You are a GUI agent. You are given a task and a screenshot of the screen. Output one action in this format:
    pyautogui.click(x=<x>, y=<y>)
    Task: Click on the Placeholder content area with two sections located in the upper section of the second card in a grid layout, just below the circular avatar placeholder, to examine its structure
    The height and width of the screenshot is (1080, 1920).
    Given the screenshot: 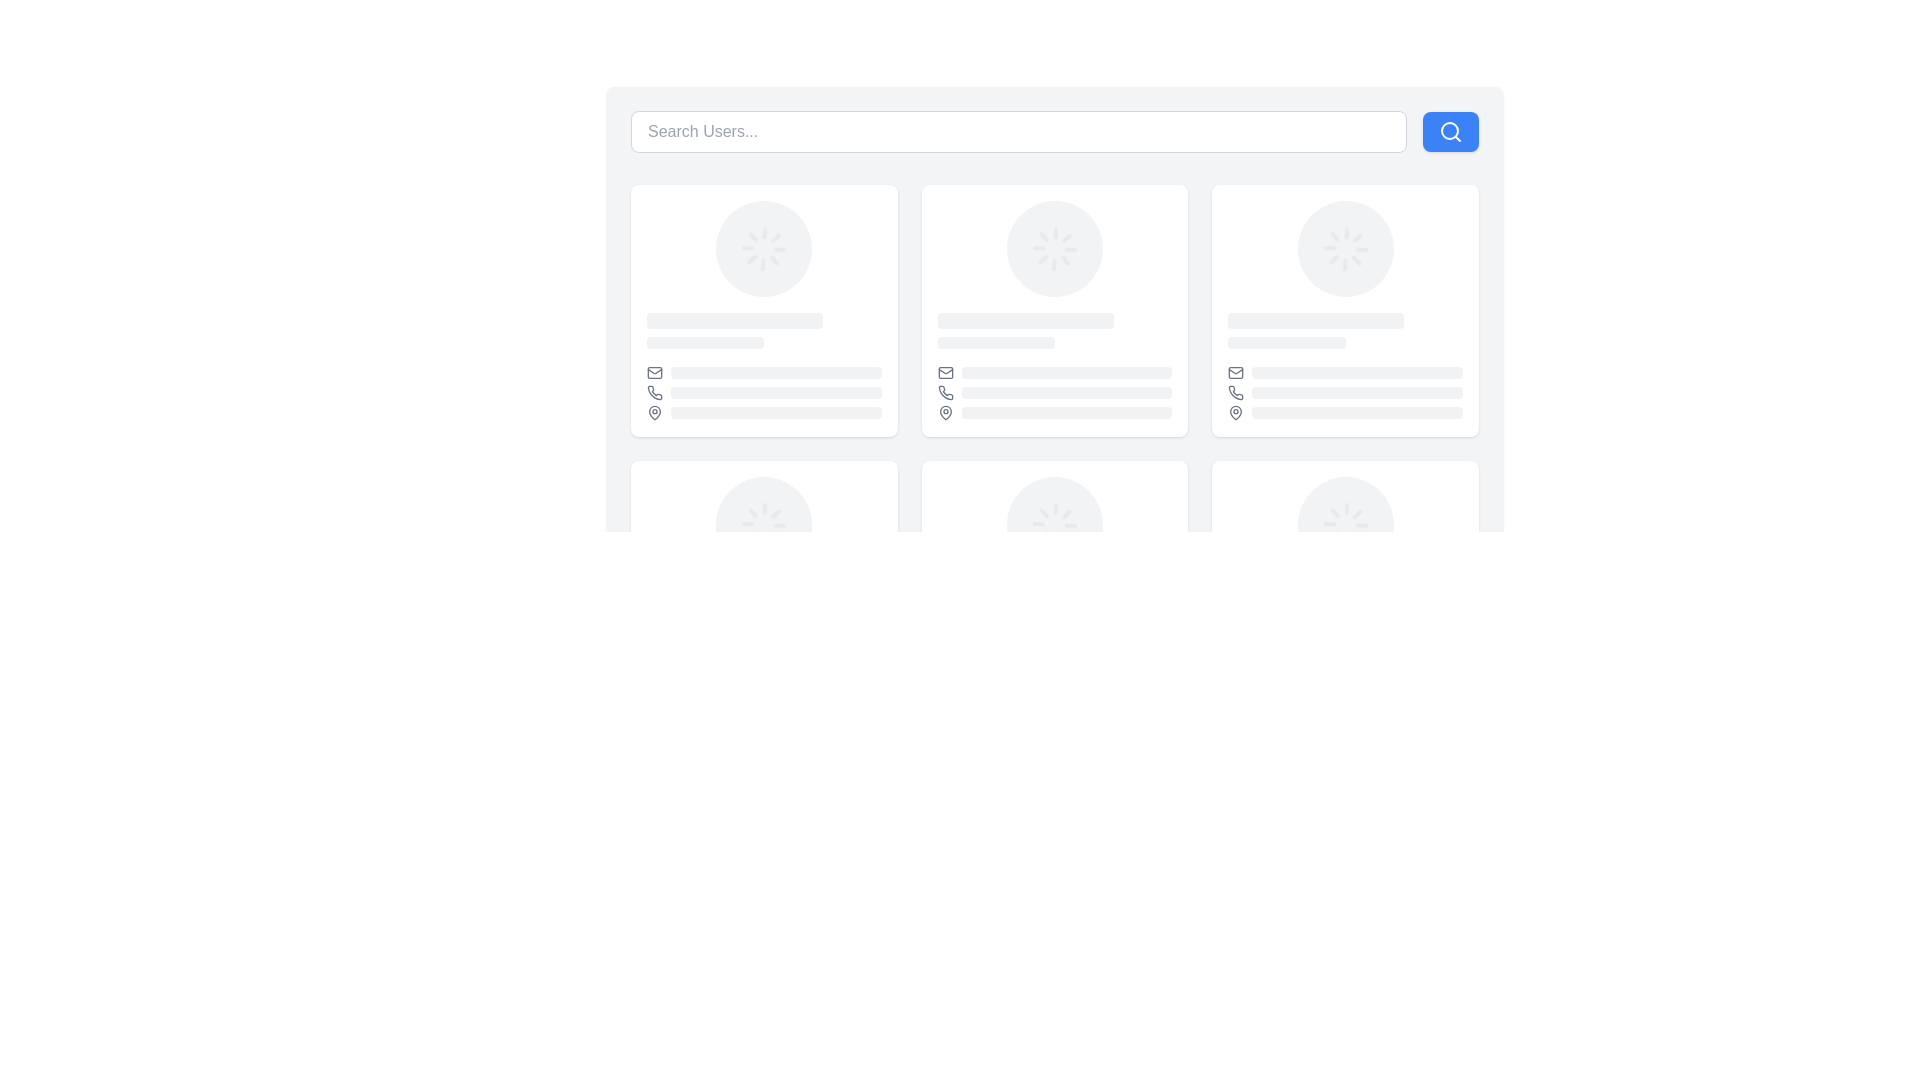 What is the action you would take?
    pyautogui.click(x=1054, y=330)
    